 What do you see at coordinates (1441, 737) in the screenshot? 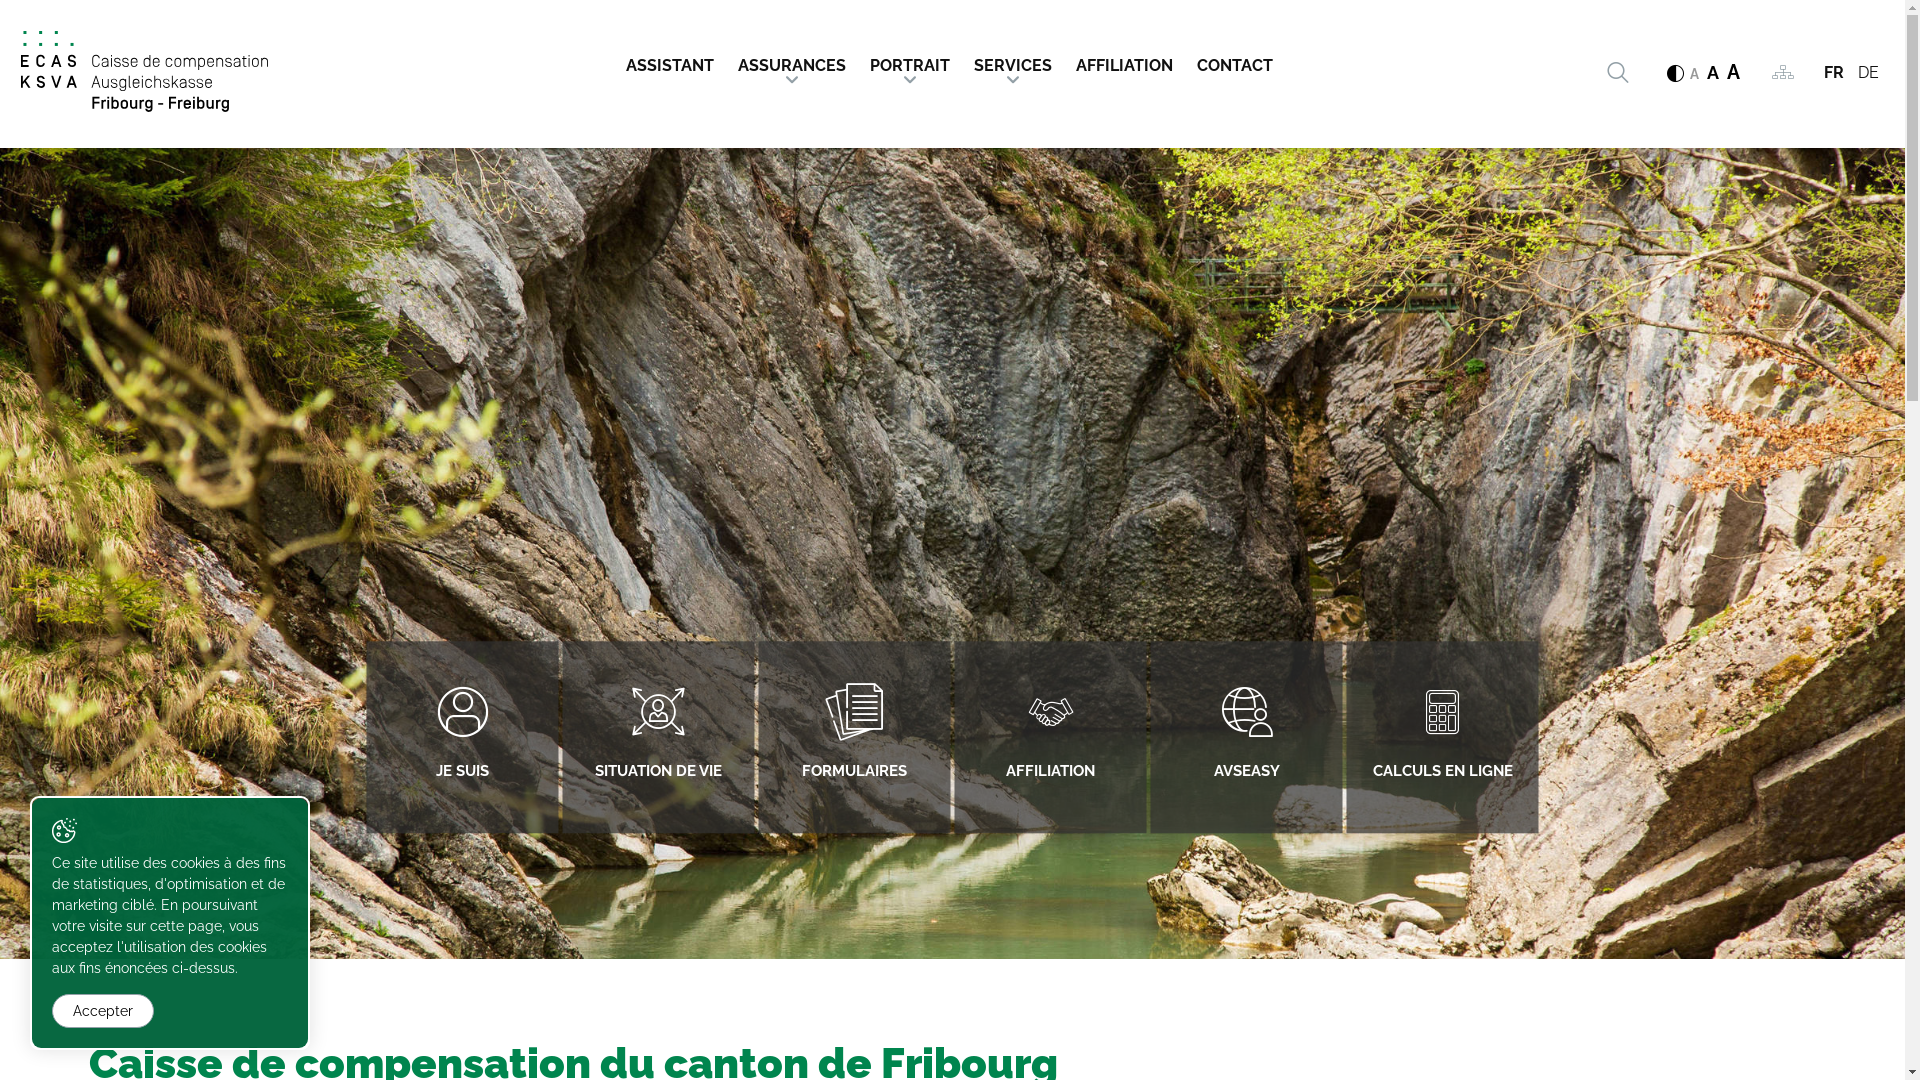
I see `'CALCULS EN LIGNE'` at bounding box center [1441, 737].